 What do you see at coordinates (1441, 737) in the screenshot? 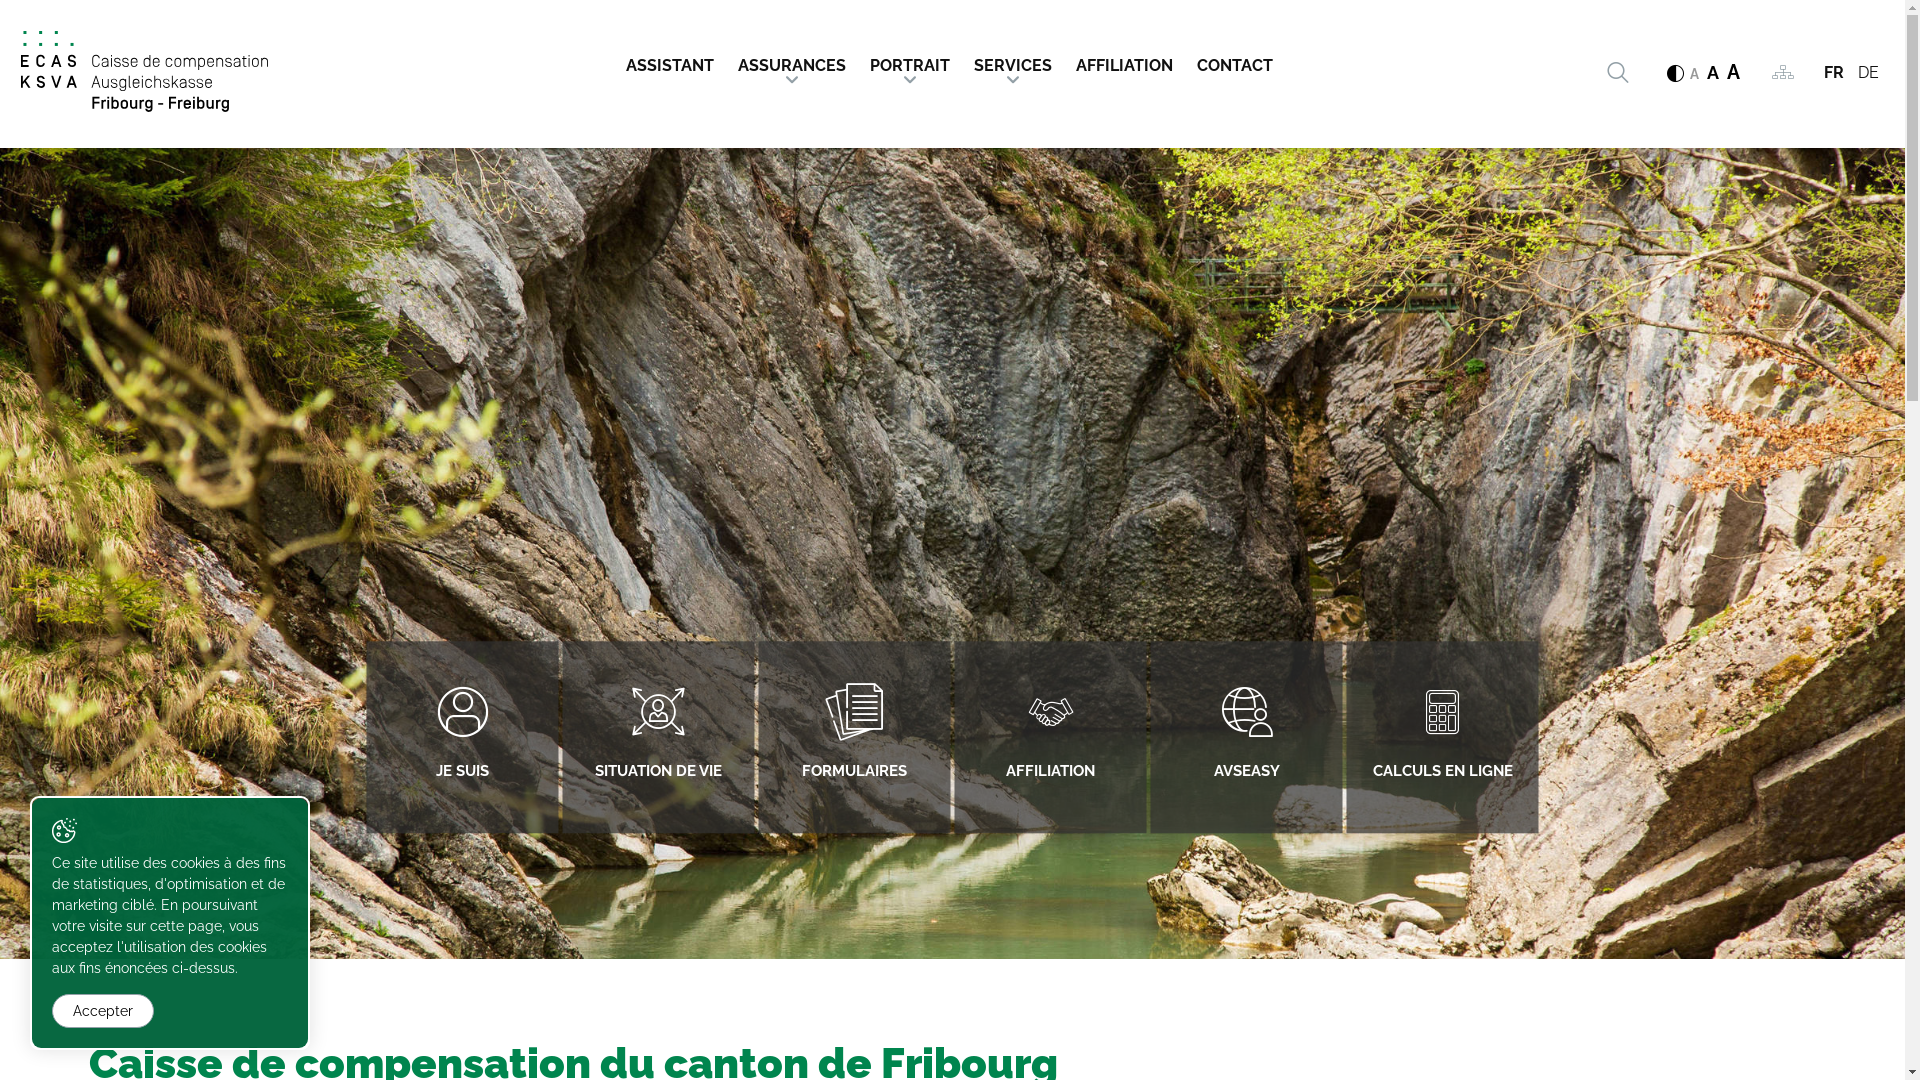
I see `'CALCULS EN LIGNE'` at bounding box center [1441, 737].